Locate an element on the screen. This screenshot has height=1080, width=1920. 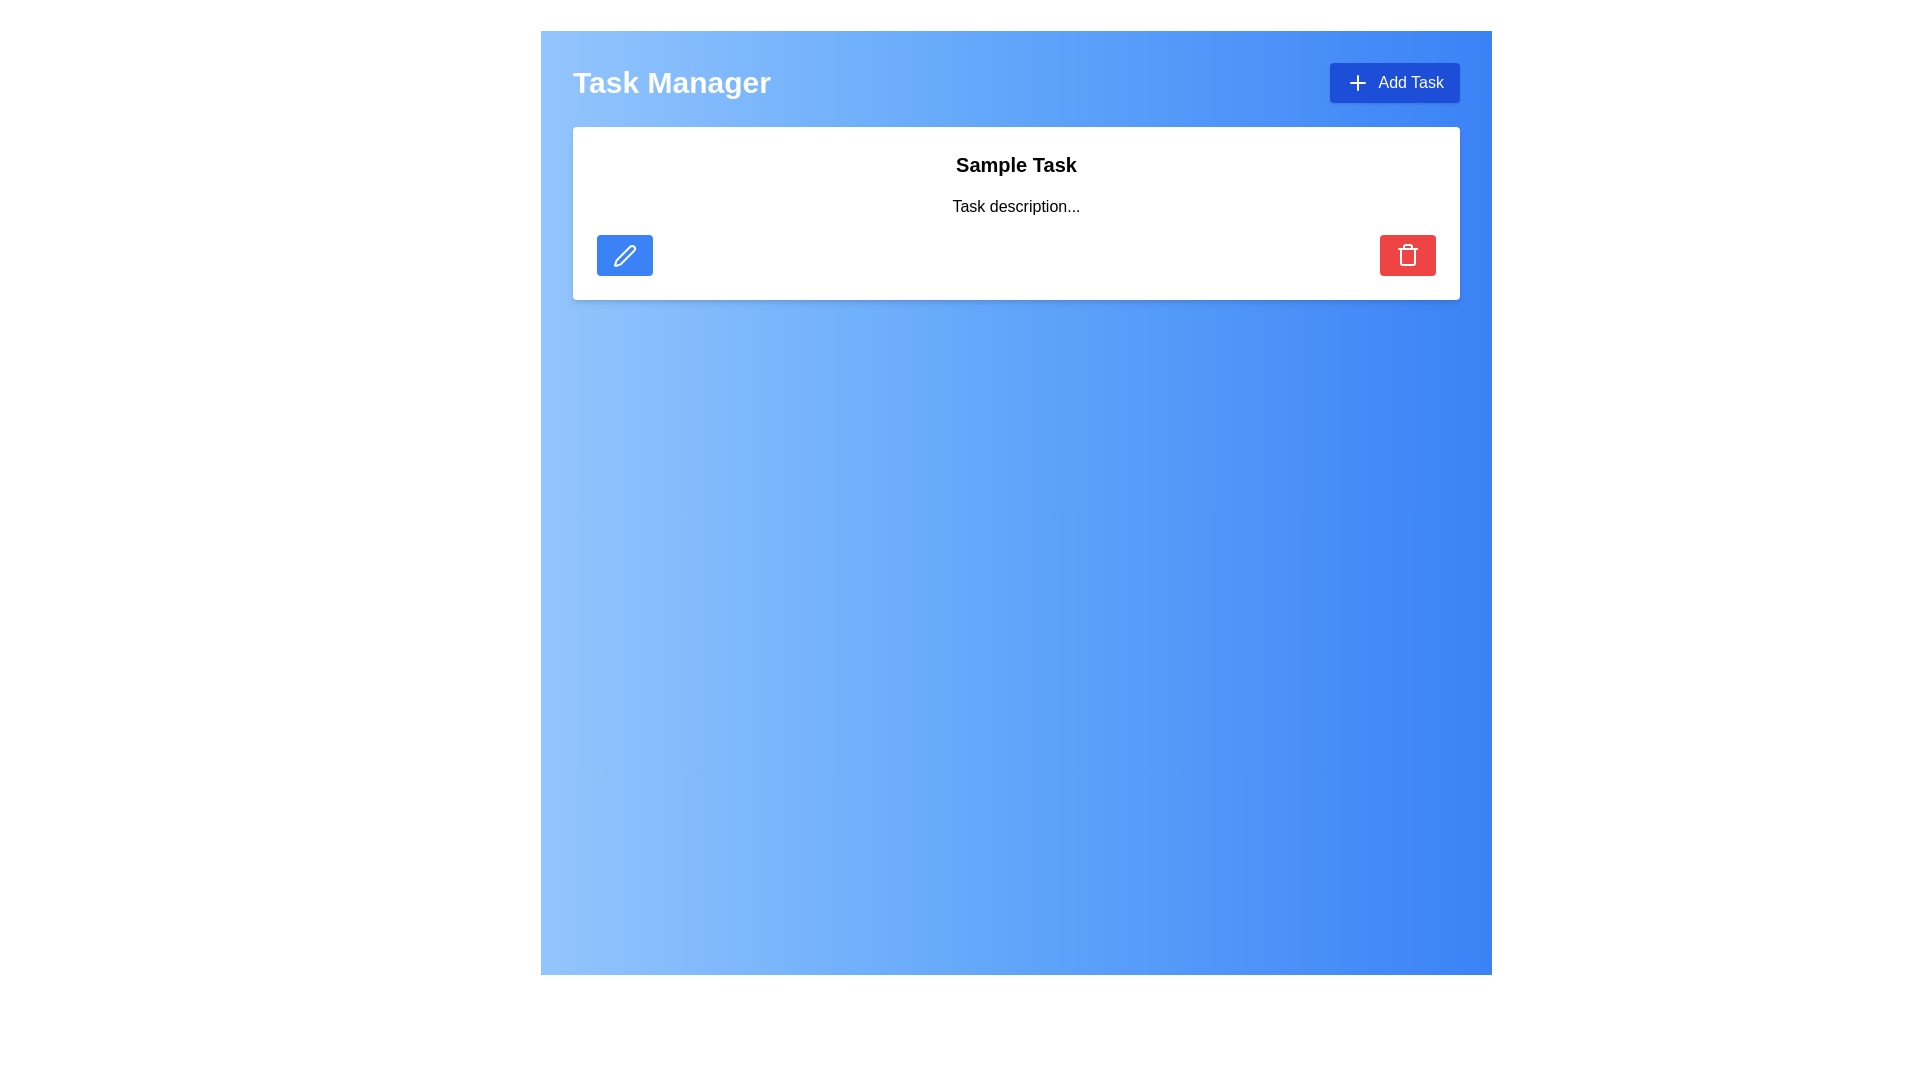
the red delete button with a trash bin icon is located at coordinates (1406, 253).